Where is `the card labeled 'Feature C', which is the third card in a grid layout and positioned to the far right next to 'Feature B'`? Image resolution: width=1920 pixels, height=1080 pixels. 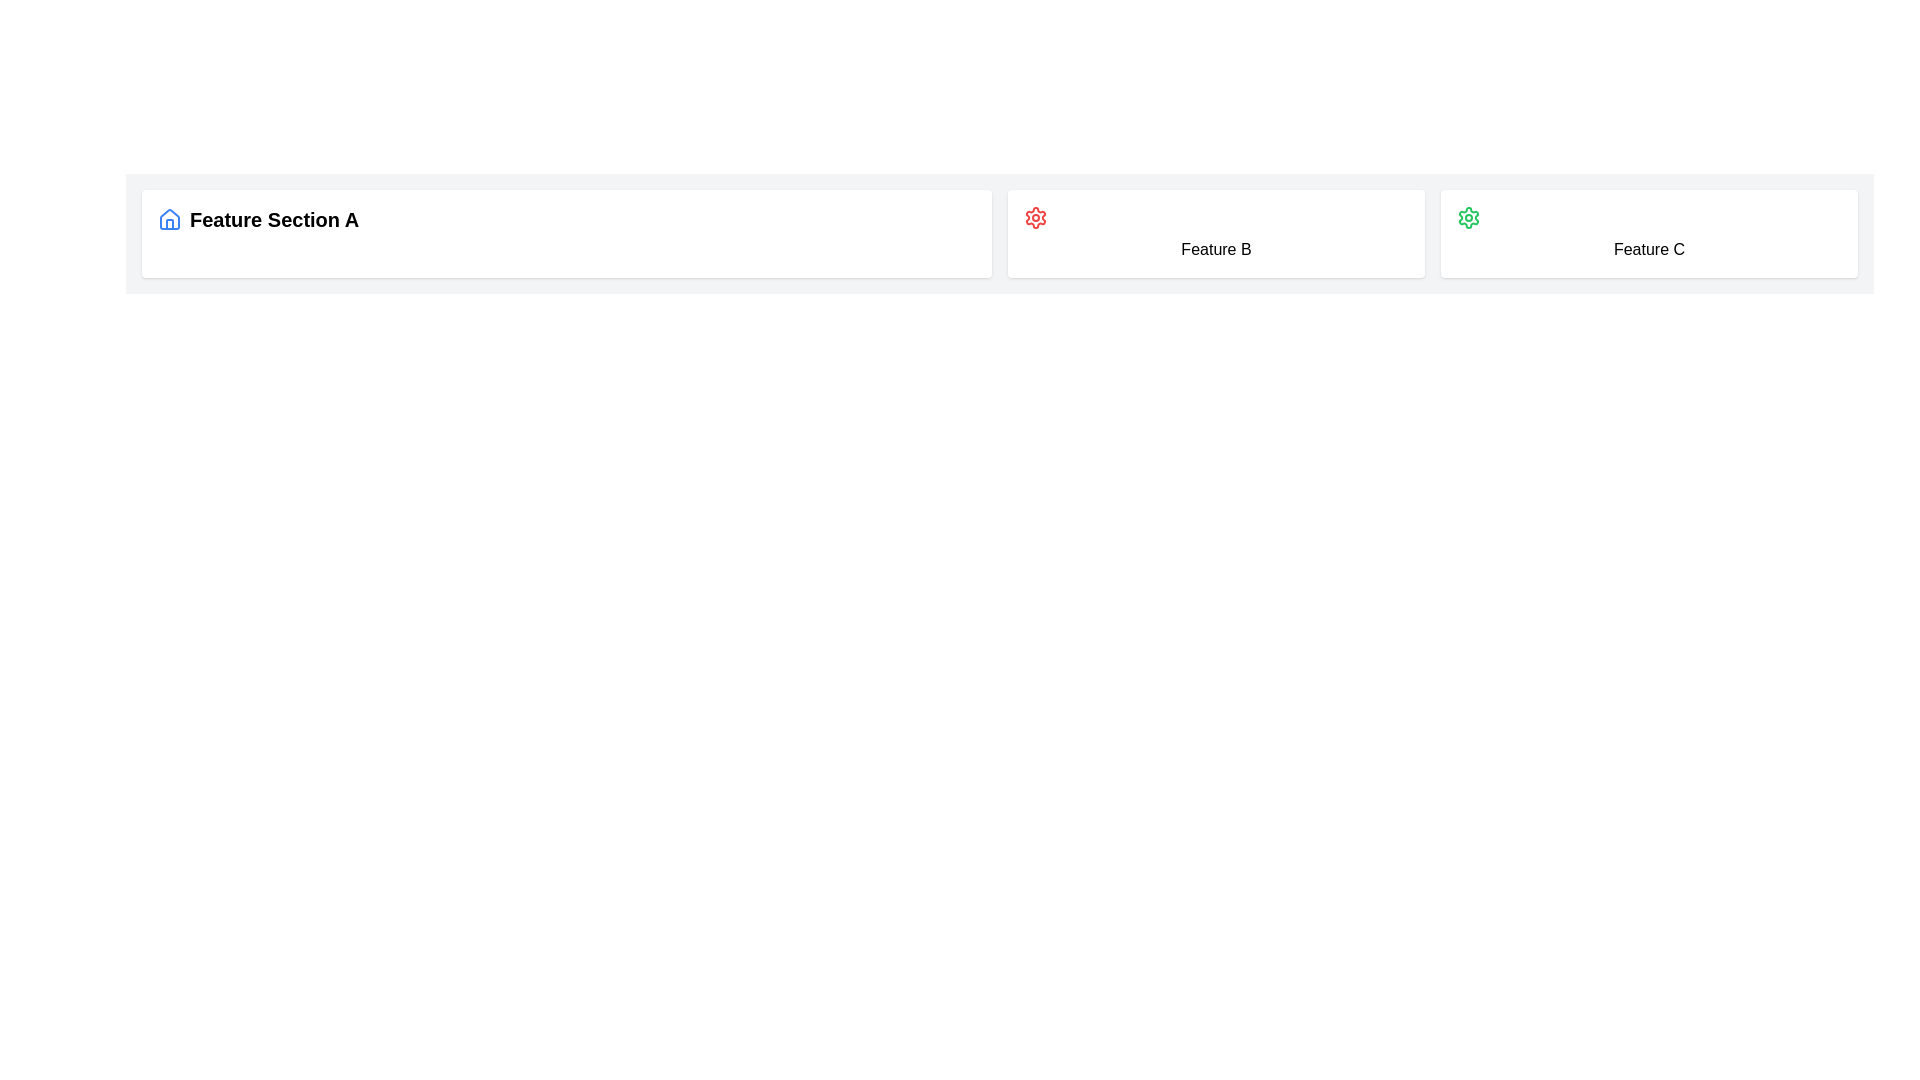
the card labeled 'Feature C', which is the third card in a grid layout and positioned to the far right next to 'Feature B' is located at coordinates (1649, 233).